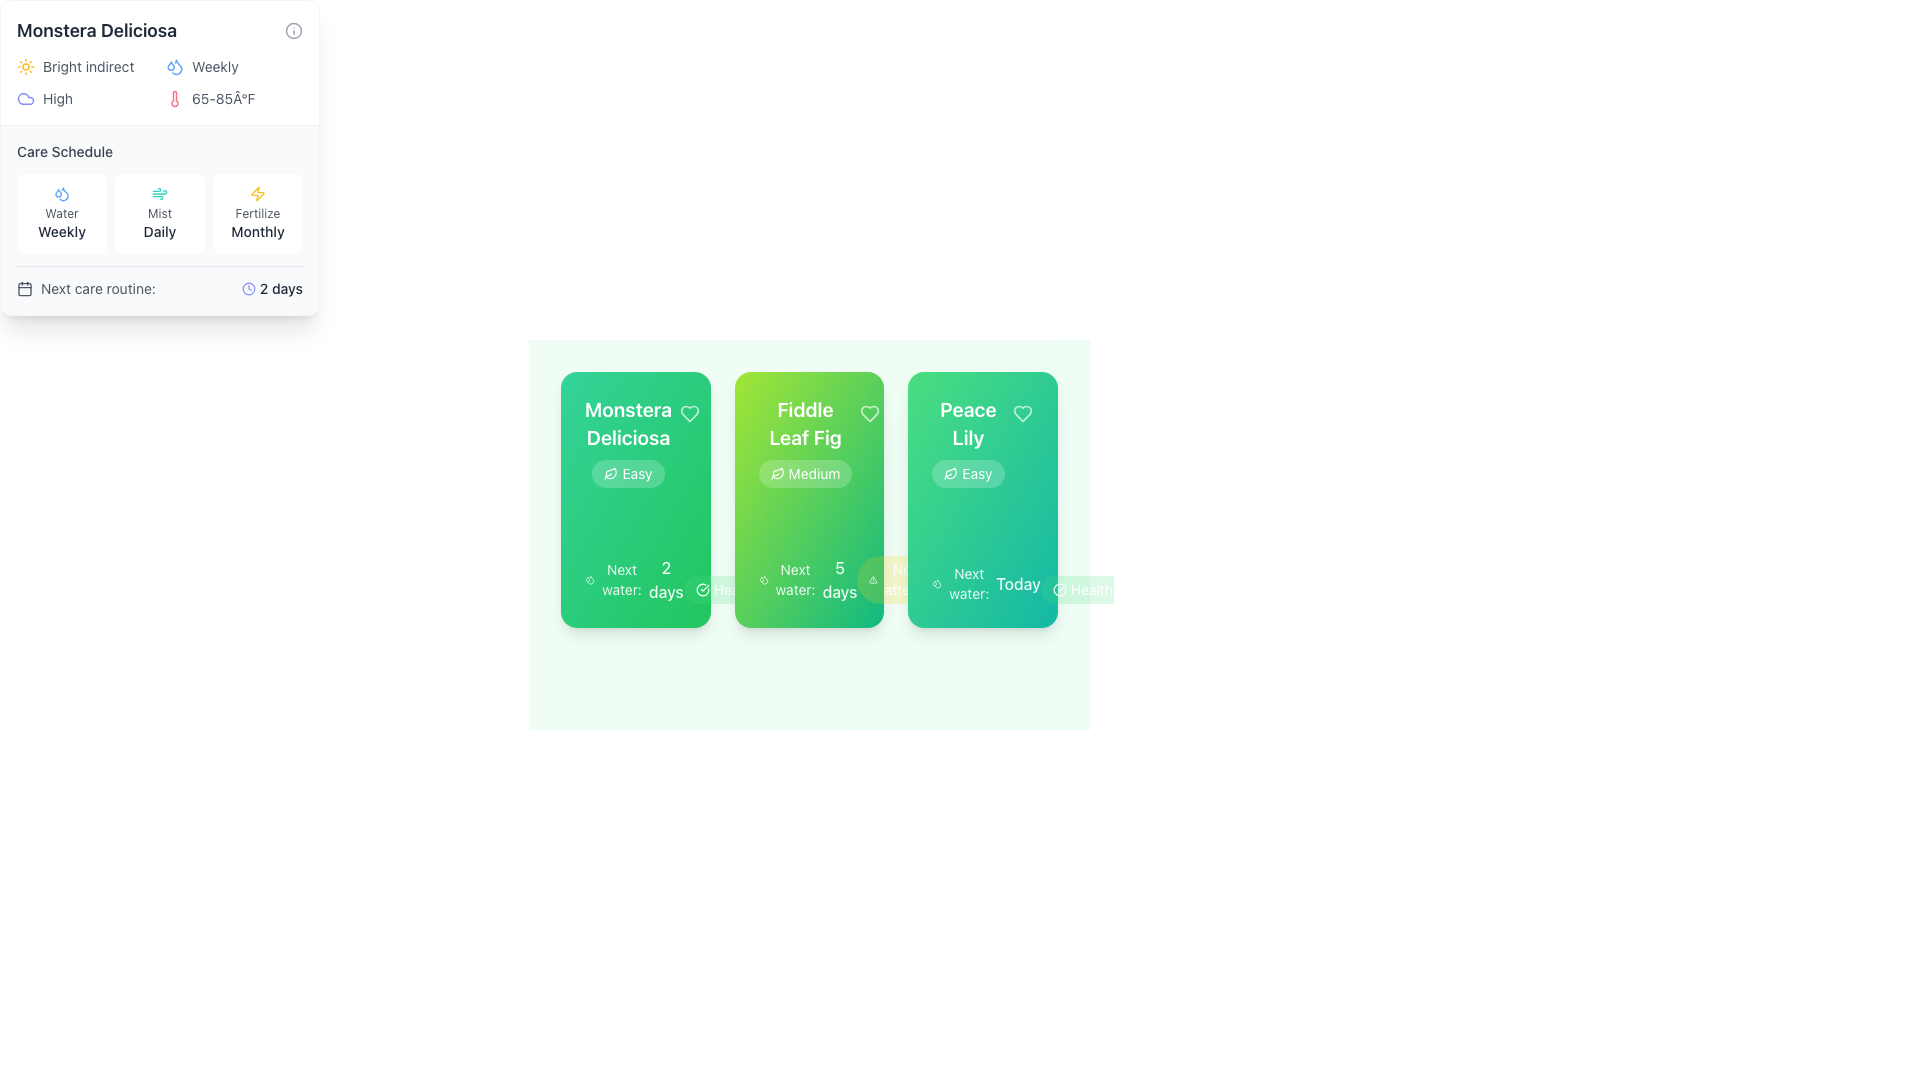  What do you see at coordinates (873, 579) in the screenshot?
I see `the small triangular Decorative icon resembling an alert or warning symbol, which is located on the left side of the 'Needs attention' badge with a light yellow background` at bounding box center [873, 579].